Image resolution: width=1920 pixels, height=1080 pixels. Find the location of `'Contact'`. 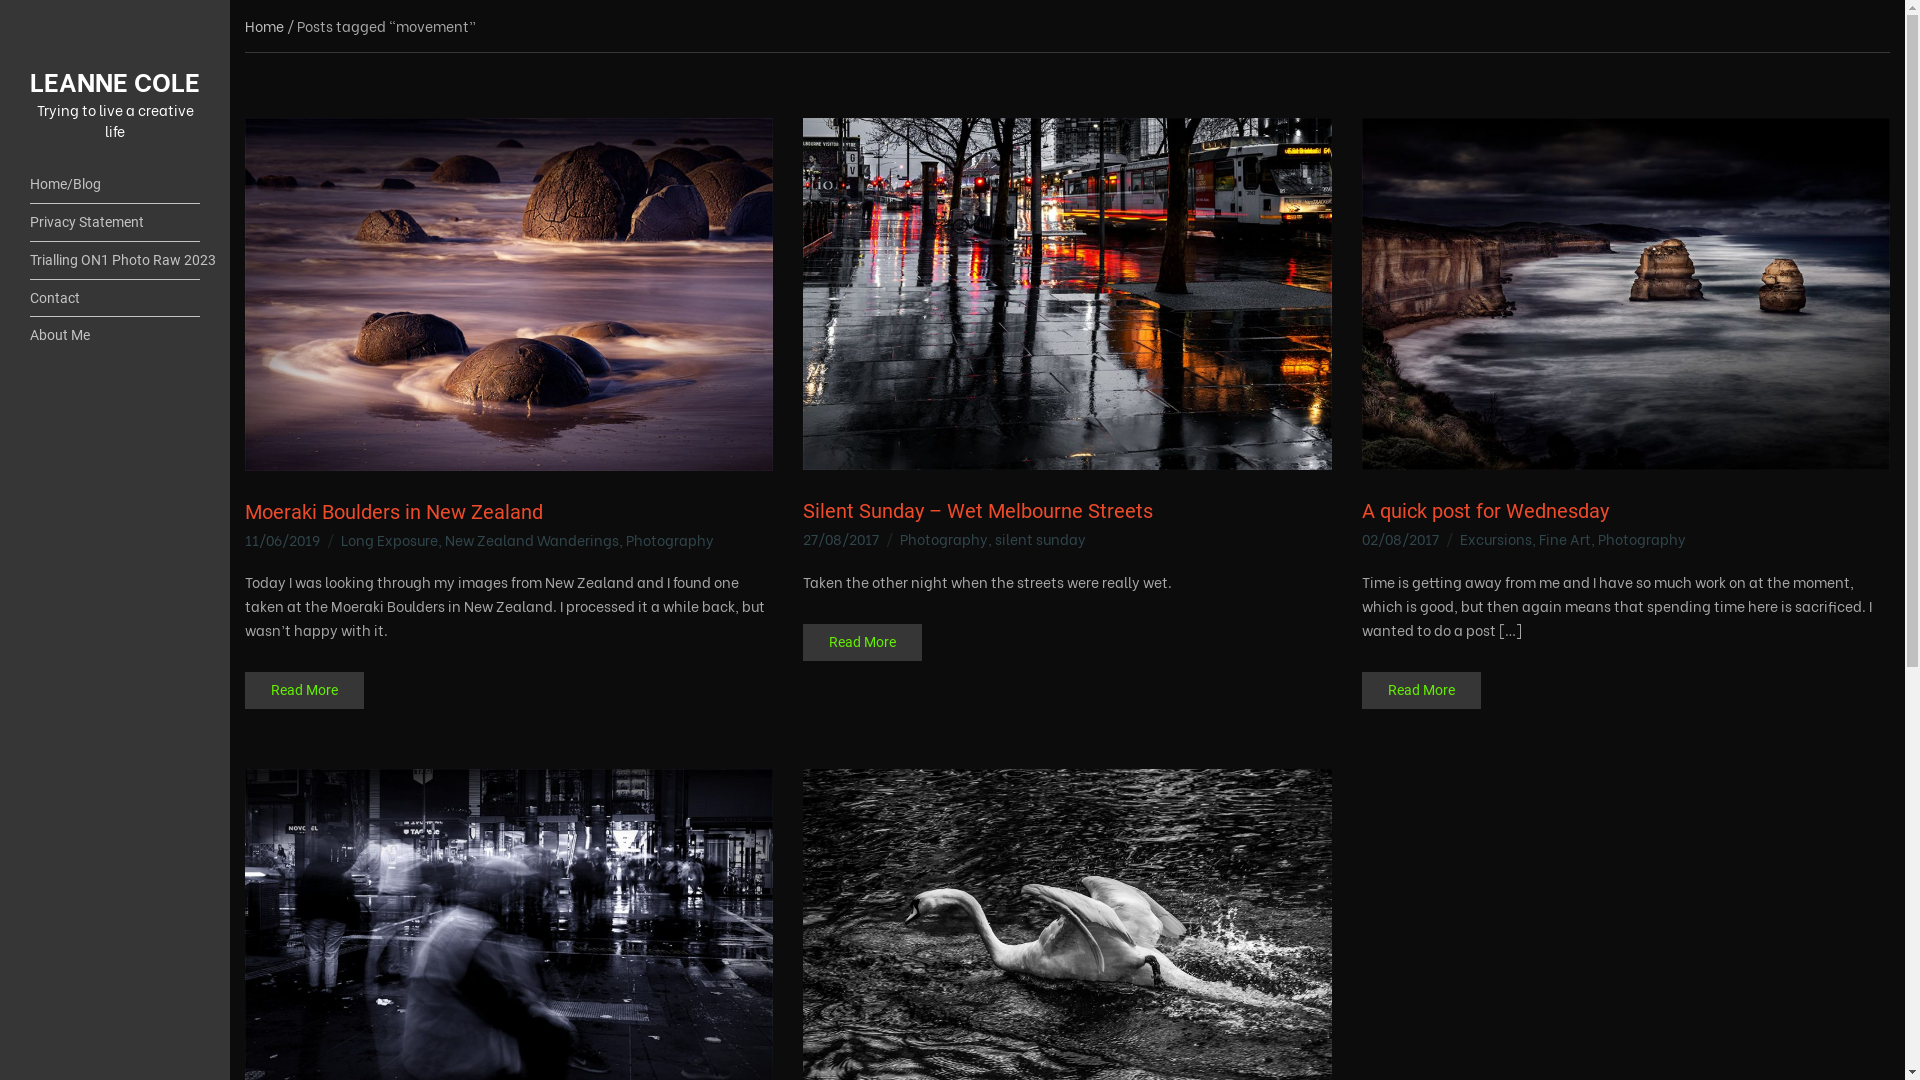

'Contact' is located at coordinates (114, 299).